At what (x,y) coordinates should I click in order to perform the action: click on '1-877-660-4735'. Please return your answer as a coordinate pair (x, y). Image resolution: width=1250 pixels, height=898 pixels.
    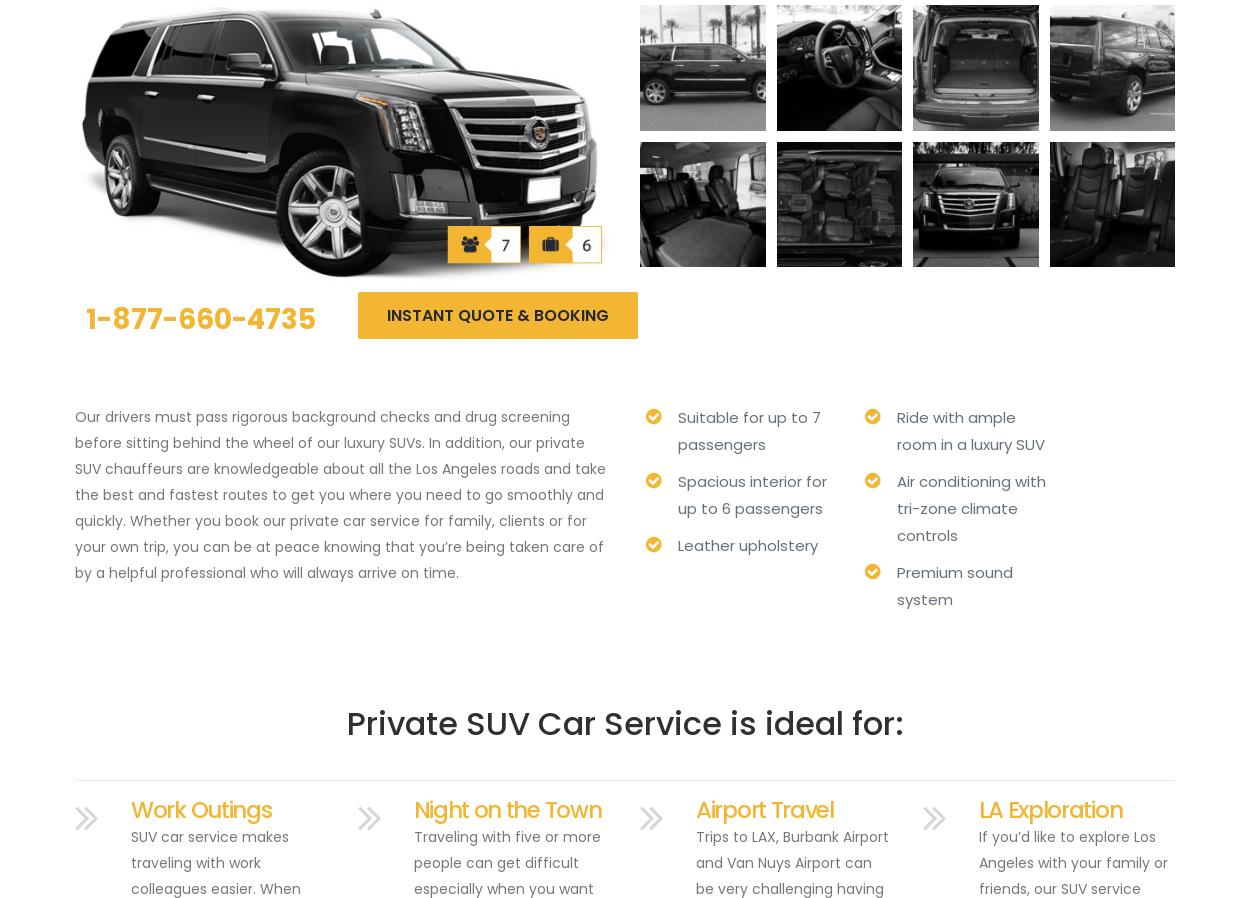
    Looking at the image, I should click on (200, 319).